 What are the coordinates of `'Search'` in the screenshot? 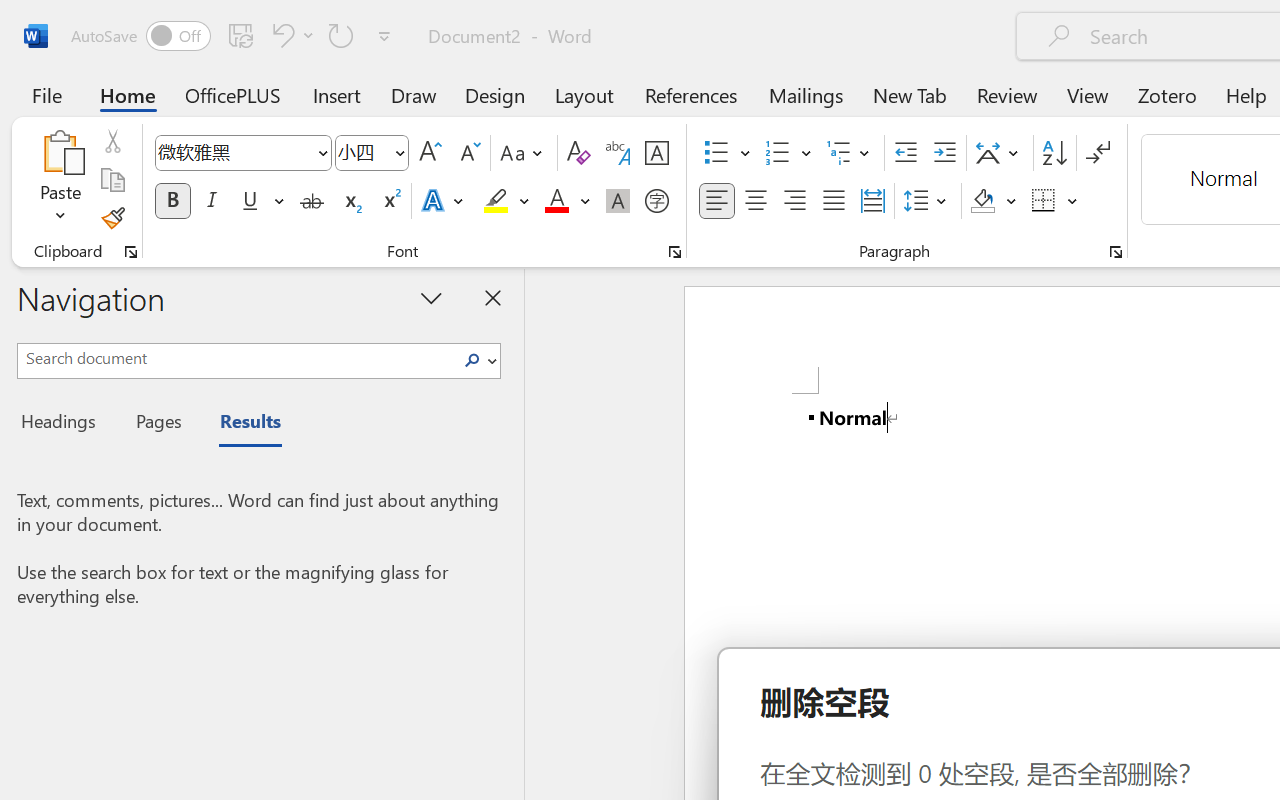 It's located at (477, 360).